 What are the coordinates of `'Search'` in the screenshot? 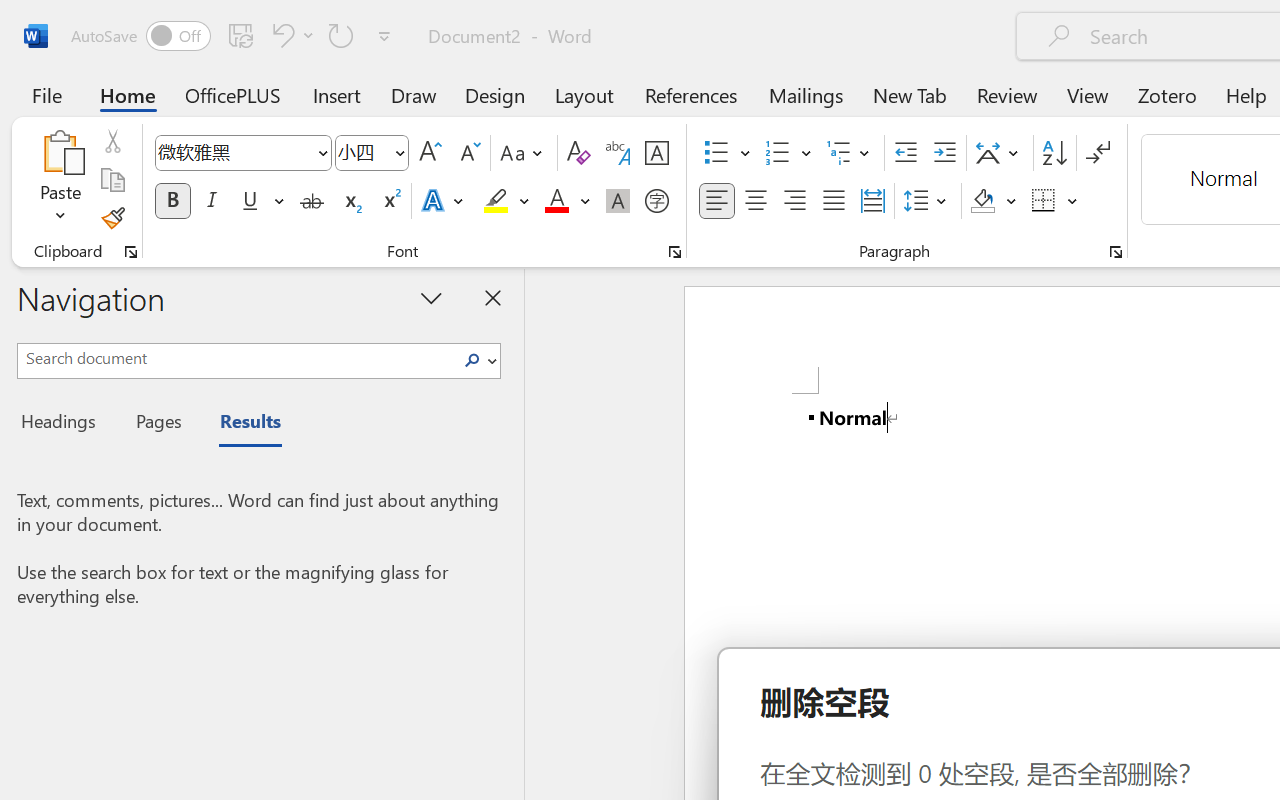 It's located at (477, 360).